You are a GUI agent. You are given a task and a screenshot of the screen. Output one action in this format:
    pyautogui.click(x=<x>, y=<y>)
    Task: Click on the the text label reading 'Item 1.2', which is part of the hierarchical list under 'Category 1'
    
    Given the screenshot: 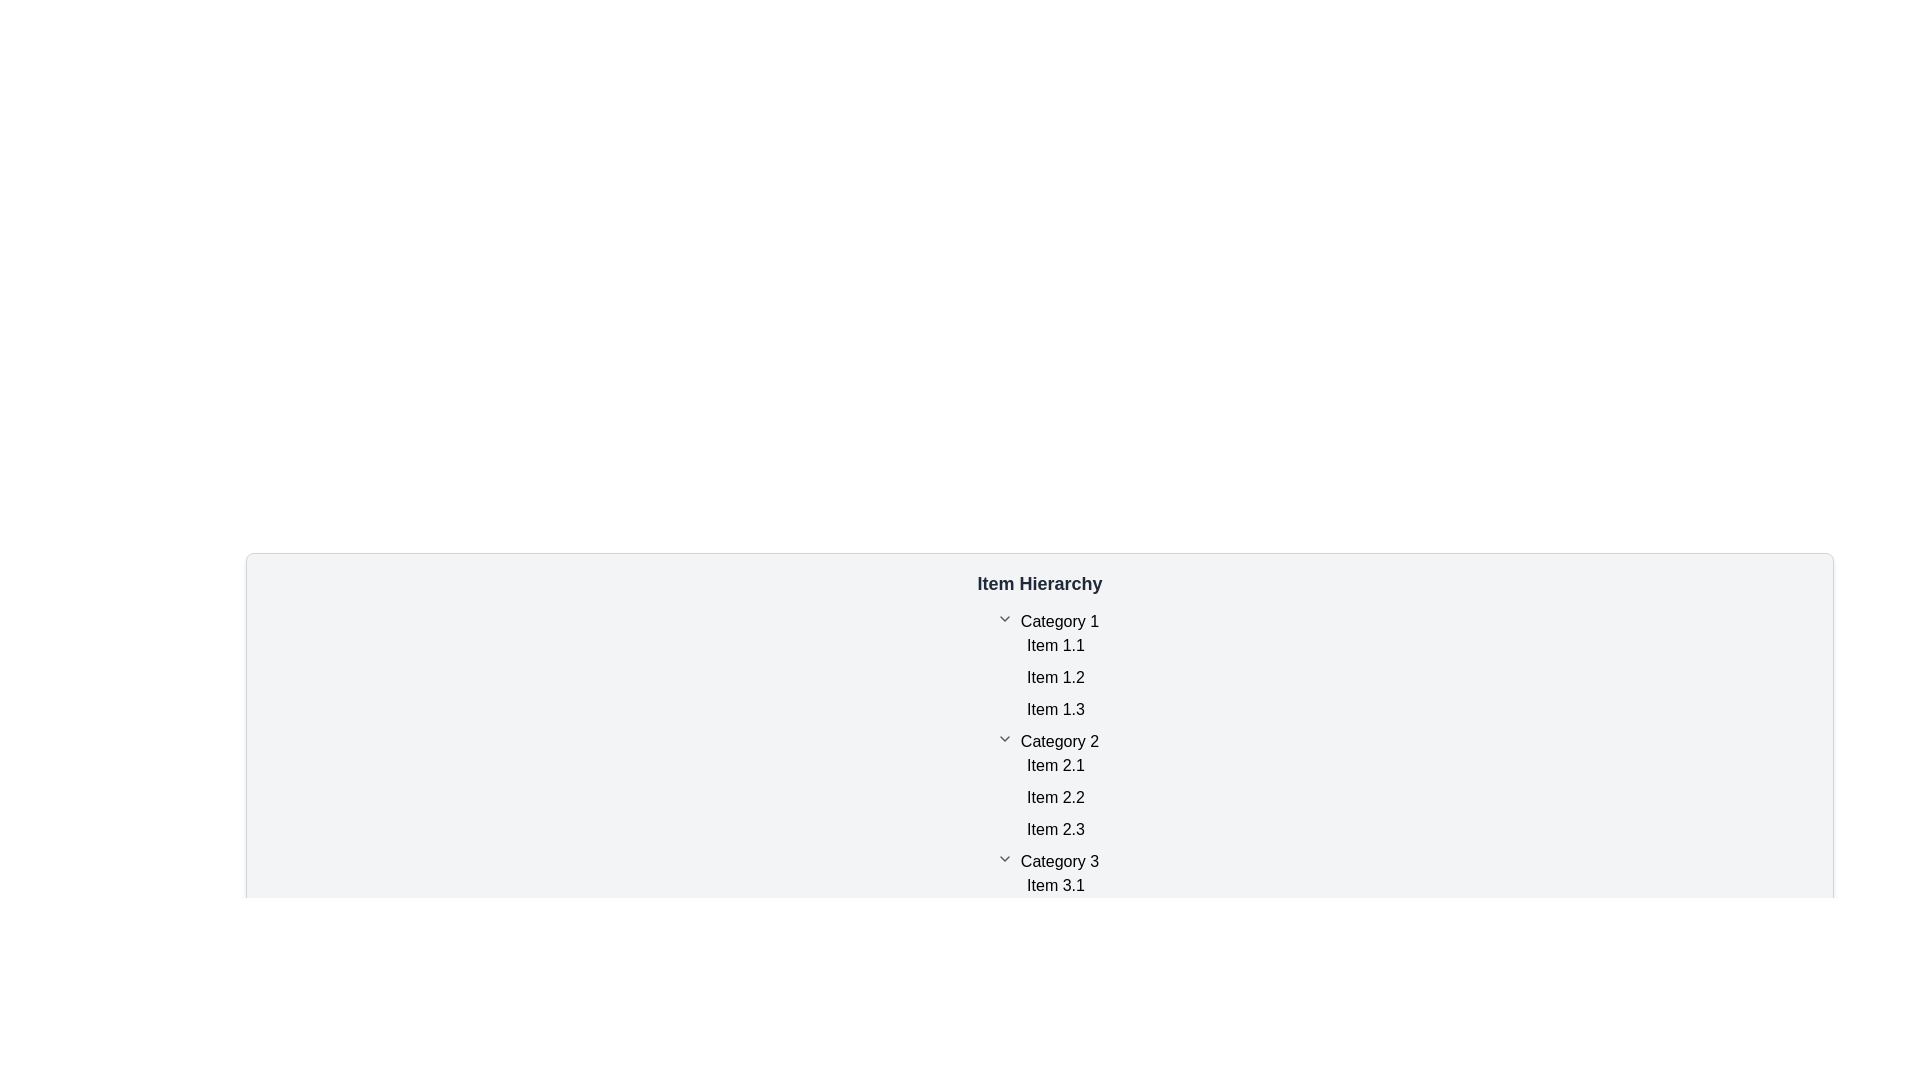 What is the action you would take?
    pyautogui.click(x=1055, y=676)
    